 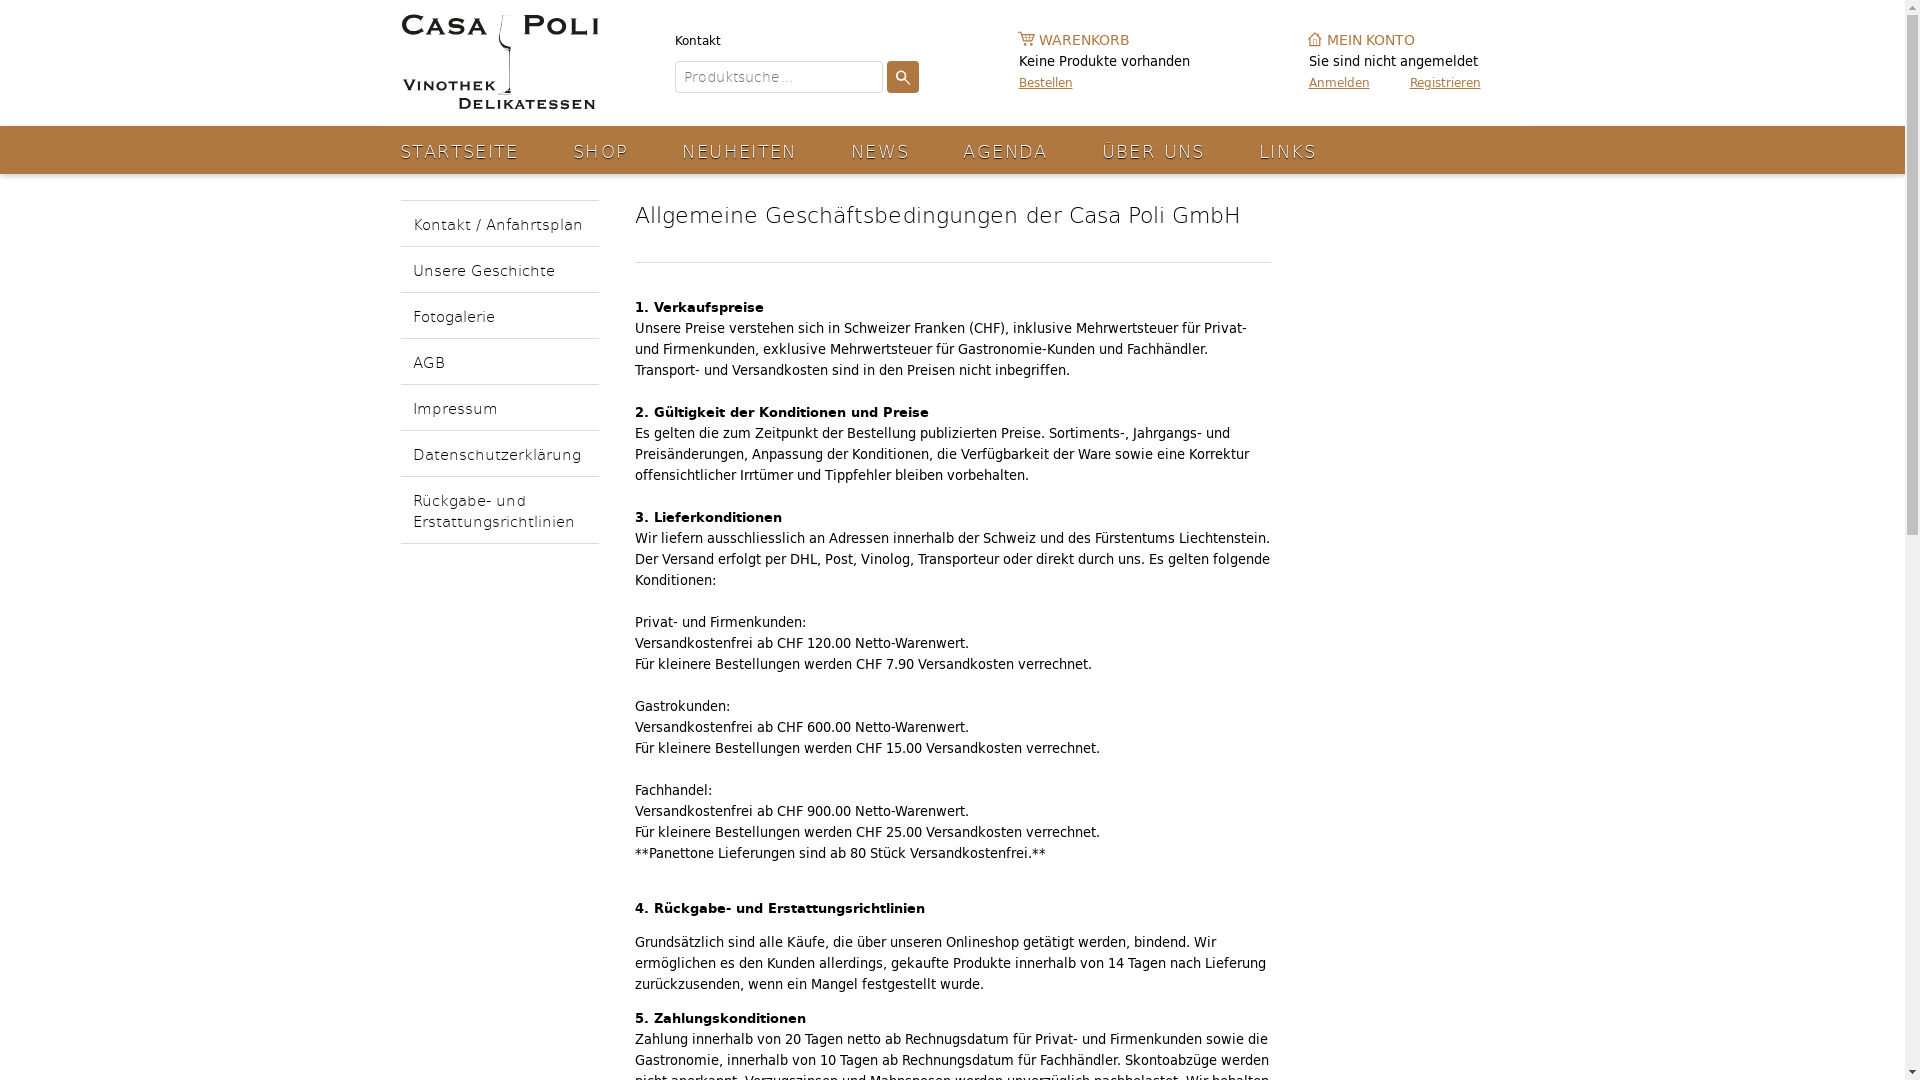 I want to click on 'Suchen', so click(x=901, y=76).